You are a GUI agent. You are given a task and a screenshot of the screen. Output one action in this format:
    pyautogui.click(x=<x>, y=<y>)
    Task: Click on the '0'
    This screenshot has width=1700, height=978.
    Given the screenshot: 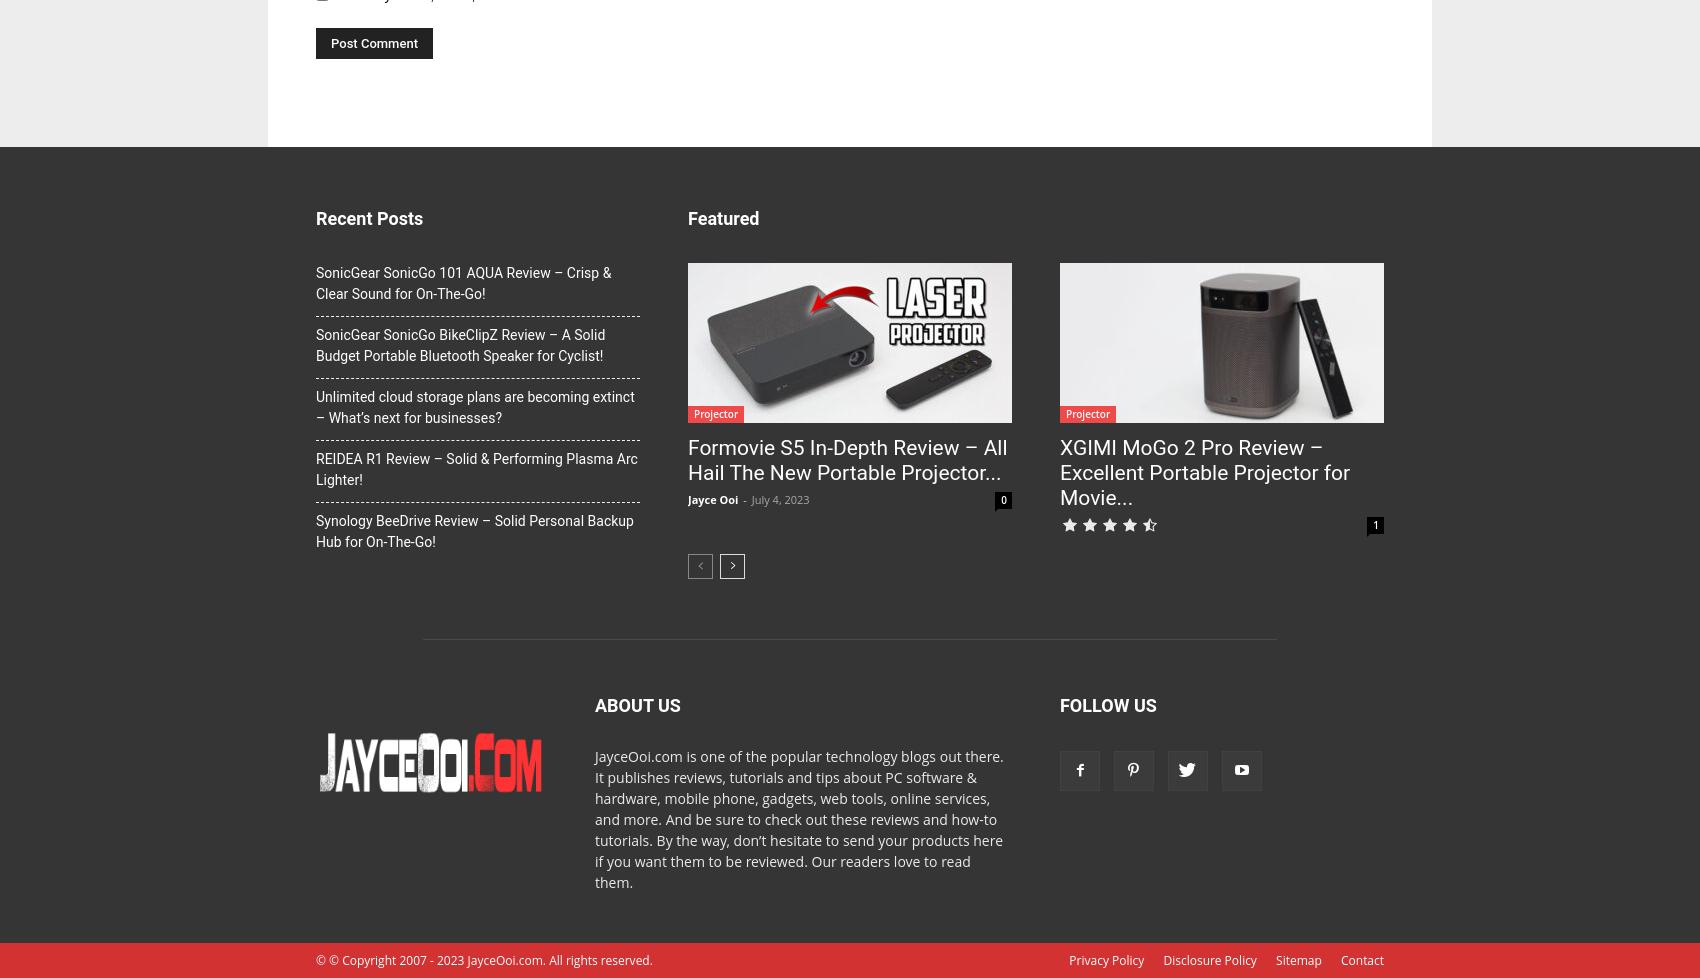 What is the action you would take?
    pyautogui.click(x=1002, y=499)
    